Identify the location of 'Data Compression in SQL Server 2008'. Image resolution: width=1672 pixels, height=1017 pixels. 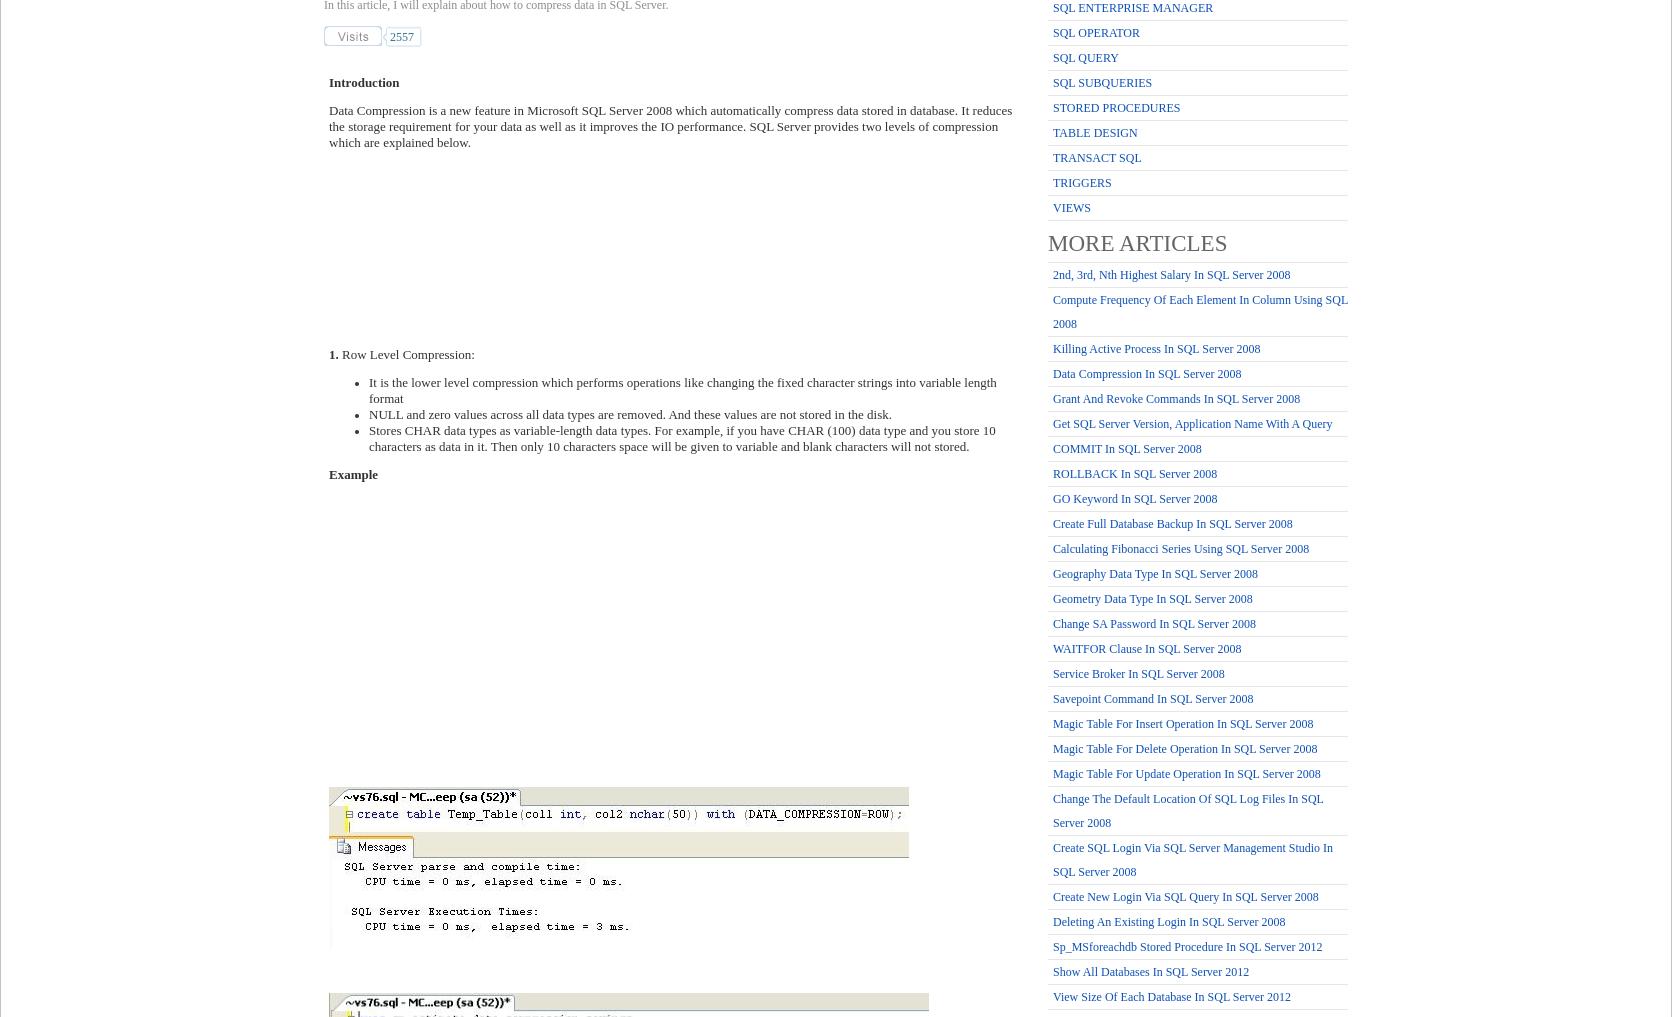
(1053, 372).